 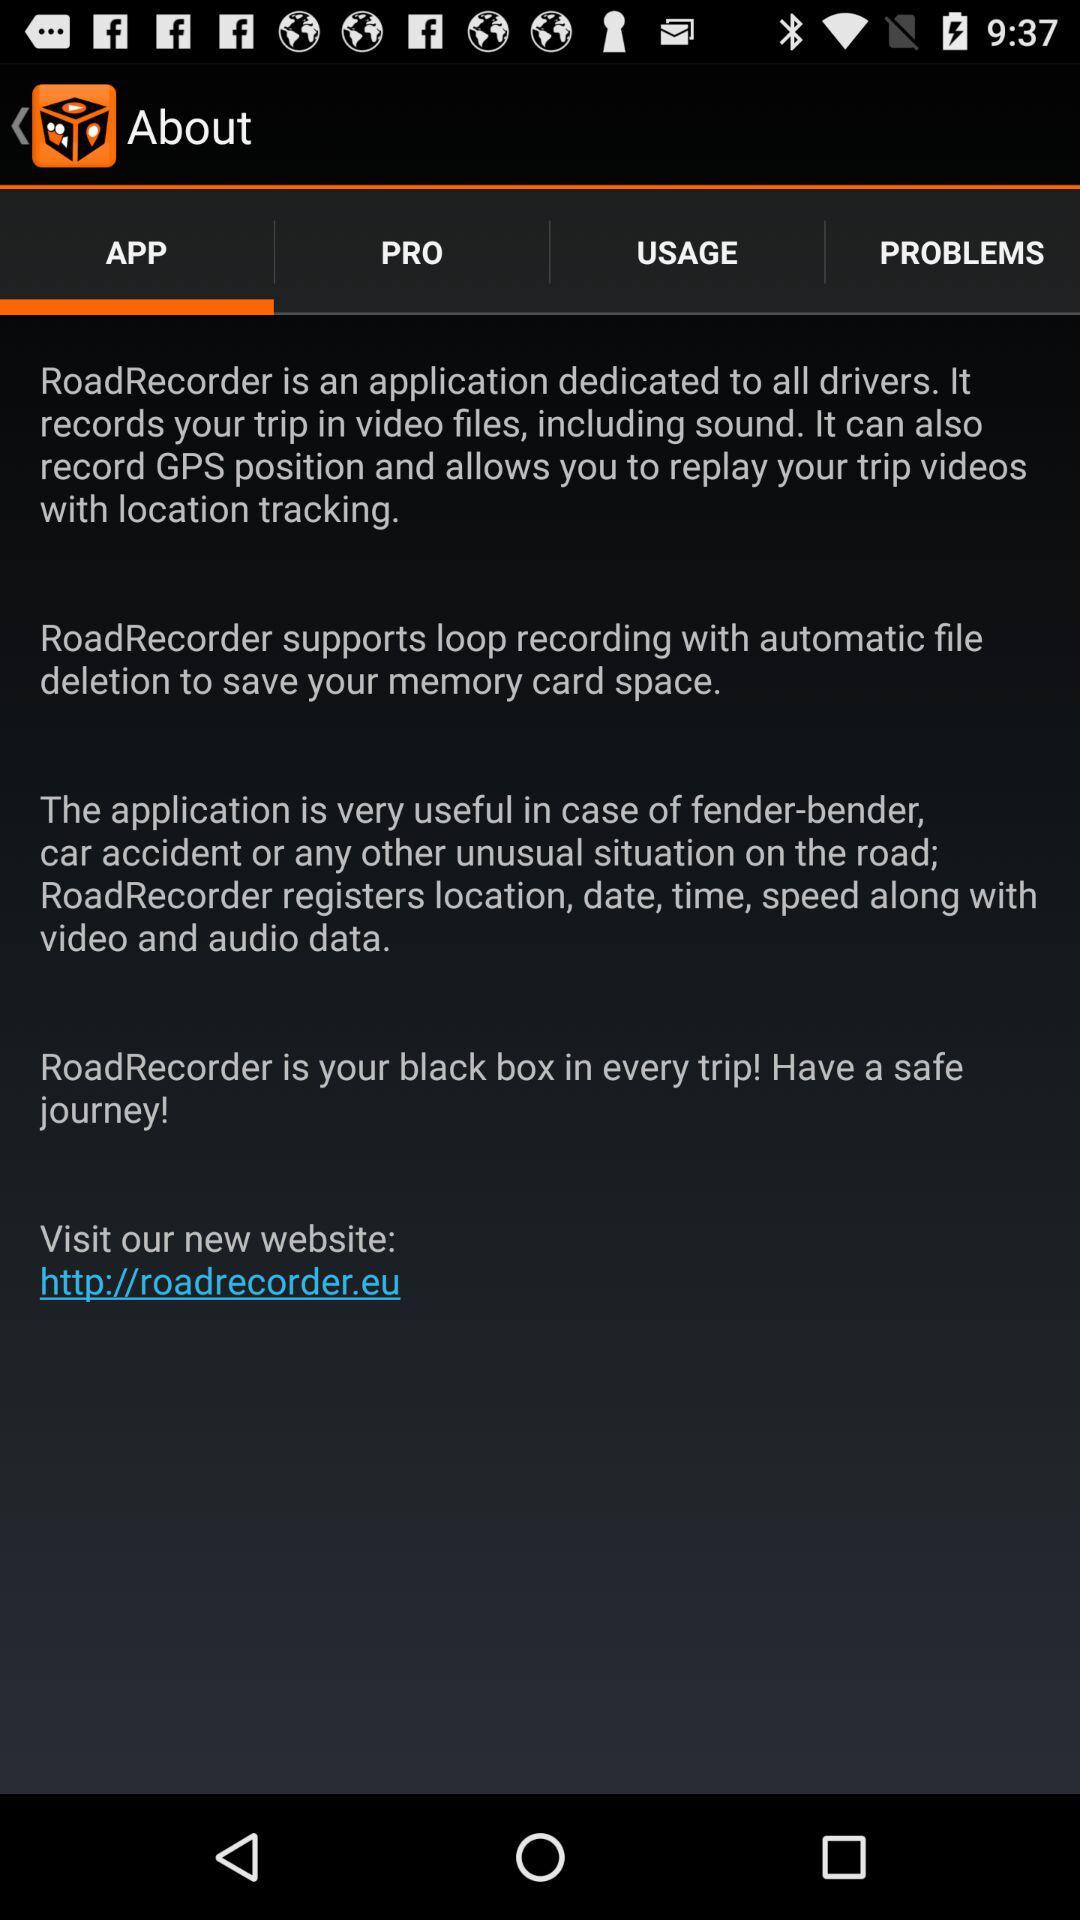 What do you see at coordinates (226, 1257) in the screenshot?
I see `the item below the roadrecorder is your item` at bounding box center [226, 1257].